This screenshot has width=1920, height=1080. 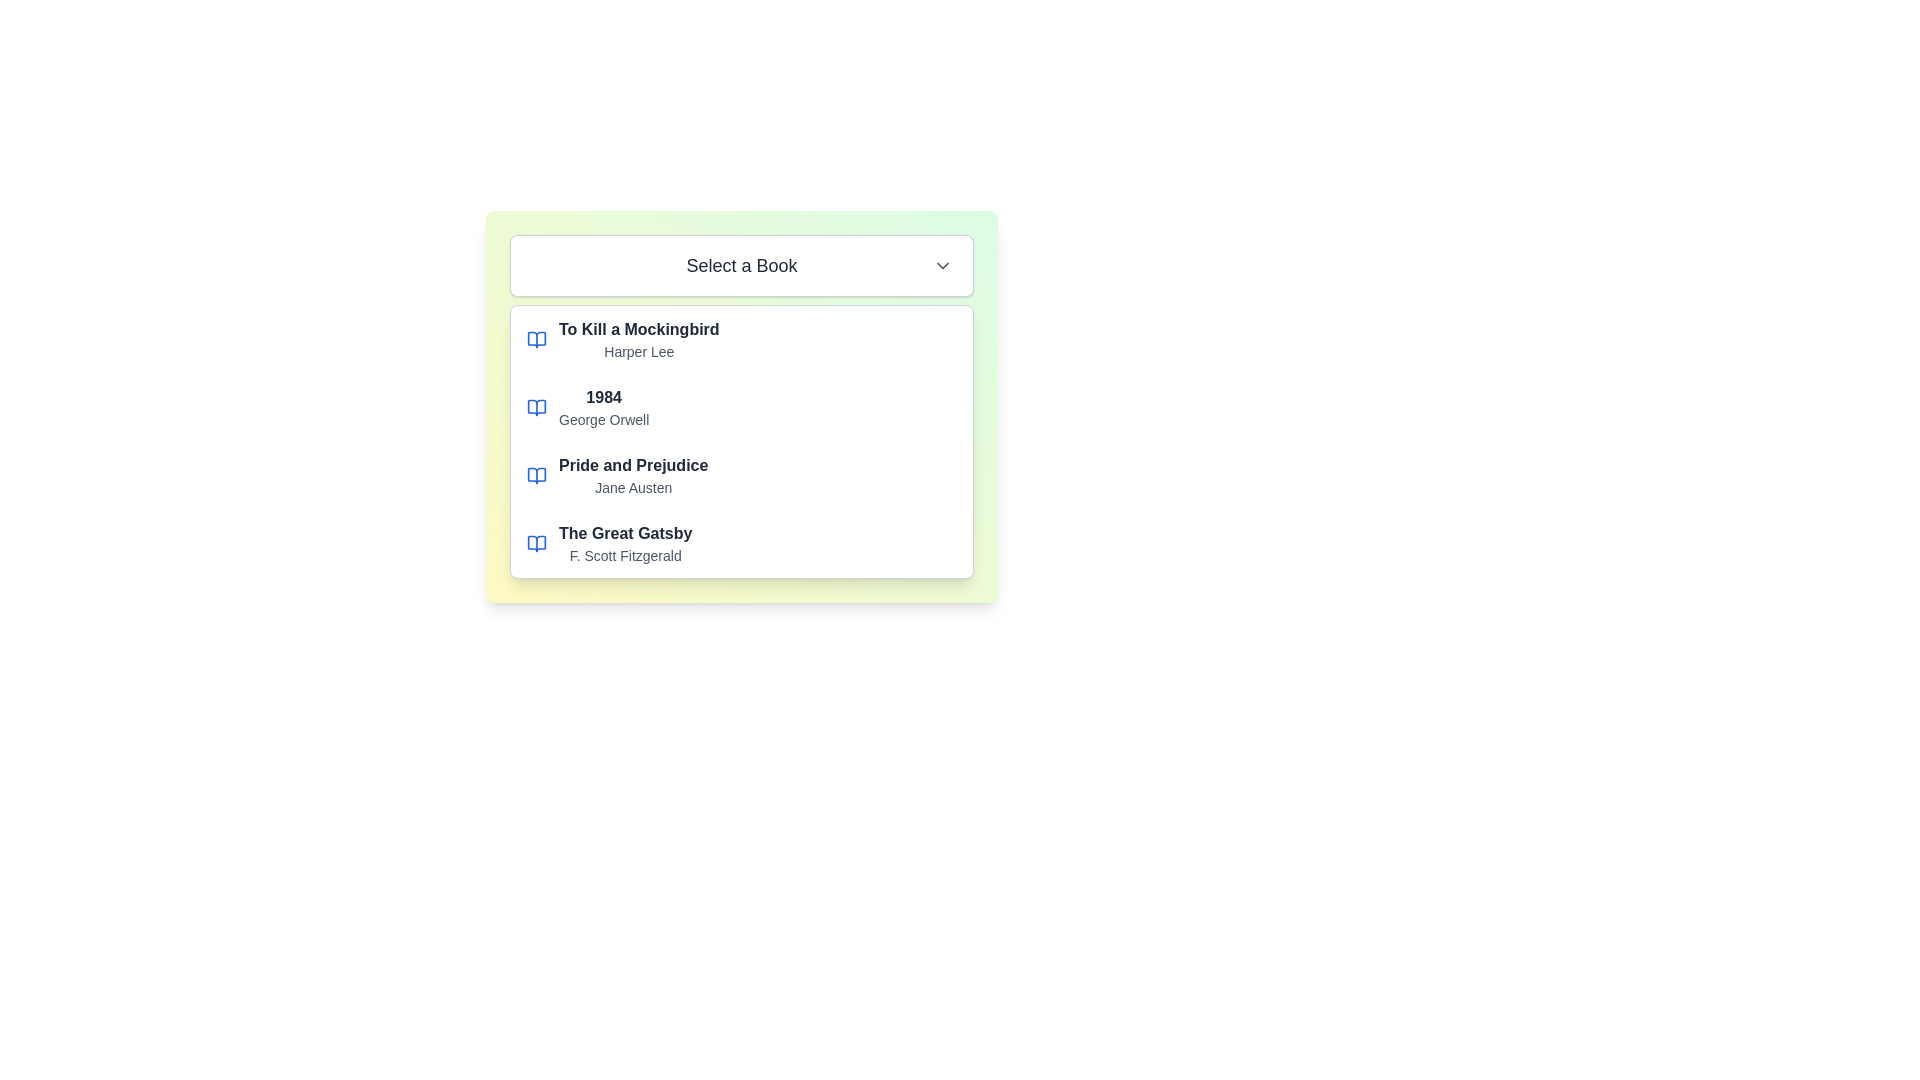 I want to click on the book icon representing 'Pride and Prejudice' by Jane Austen, so click(x=537, y=475).